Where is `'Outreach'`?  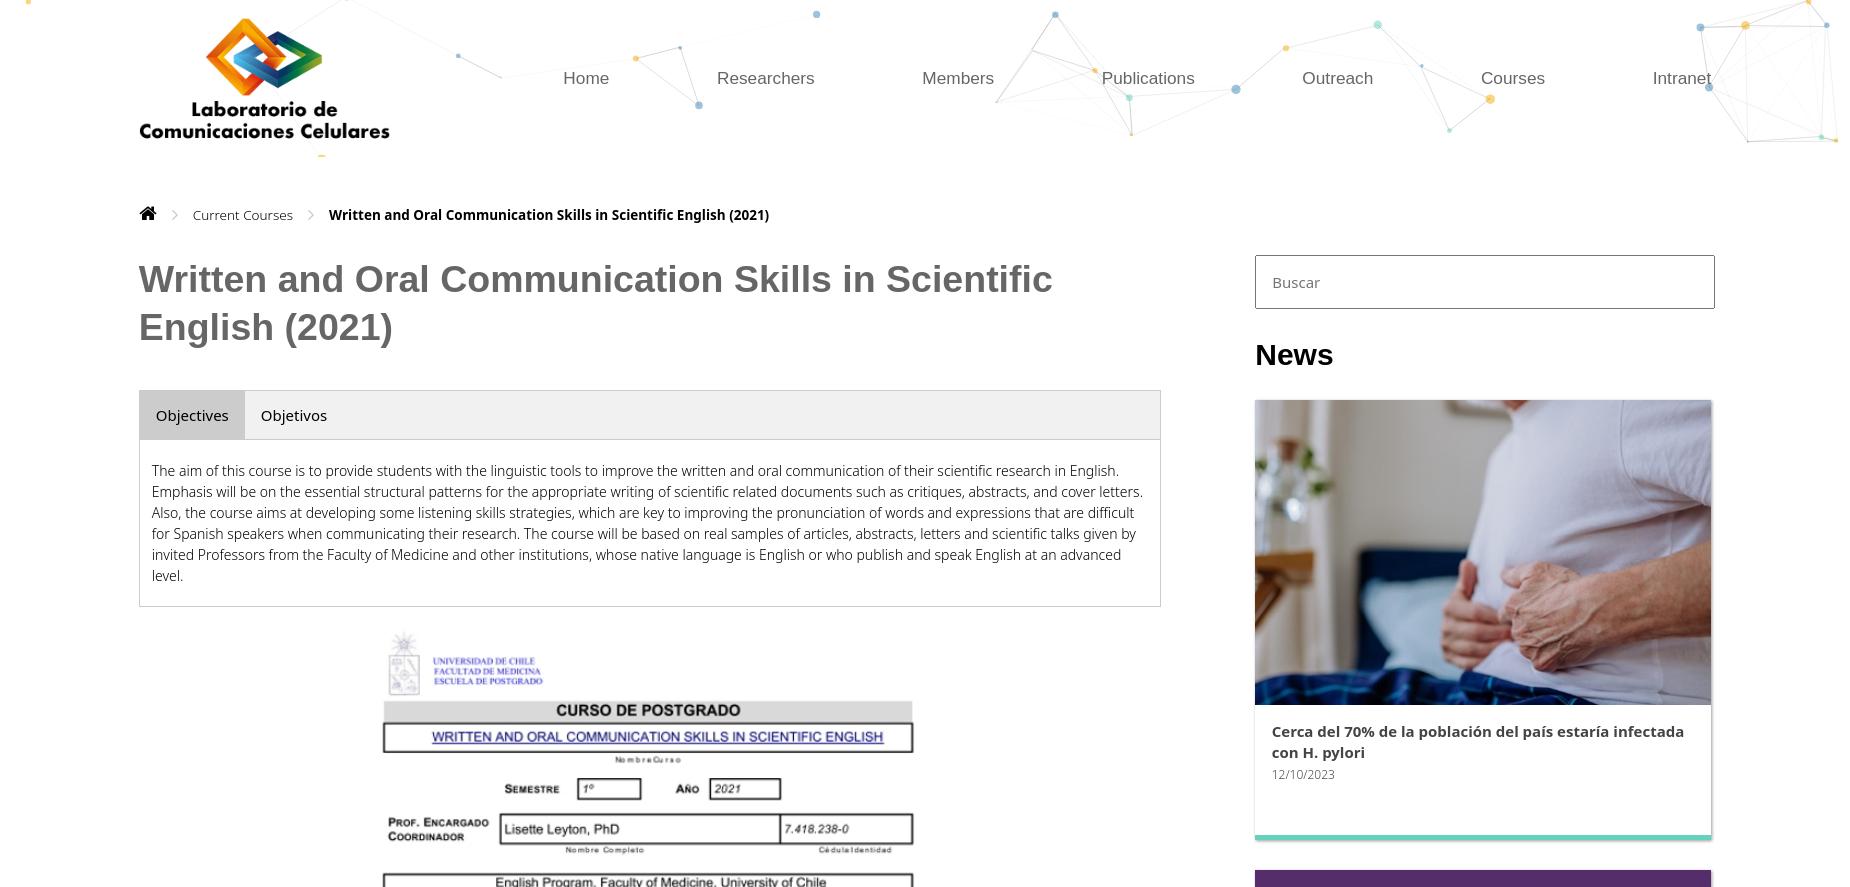 'Outreach' is located at coordinates (1301, 76).